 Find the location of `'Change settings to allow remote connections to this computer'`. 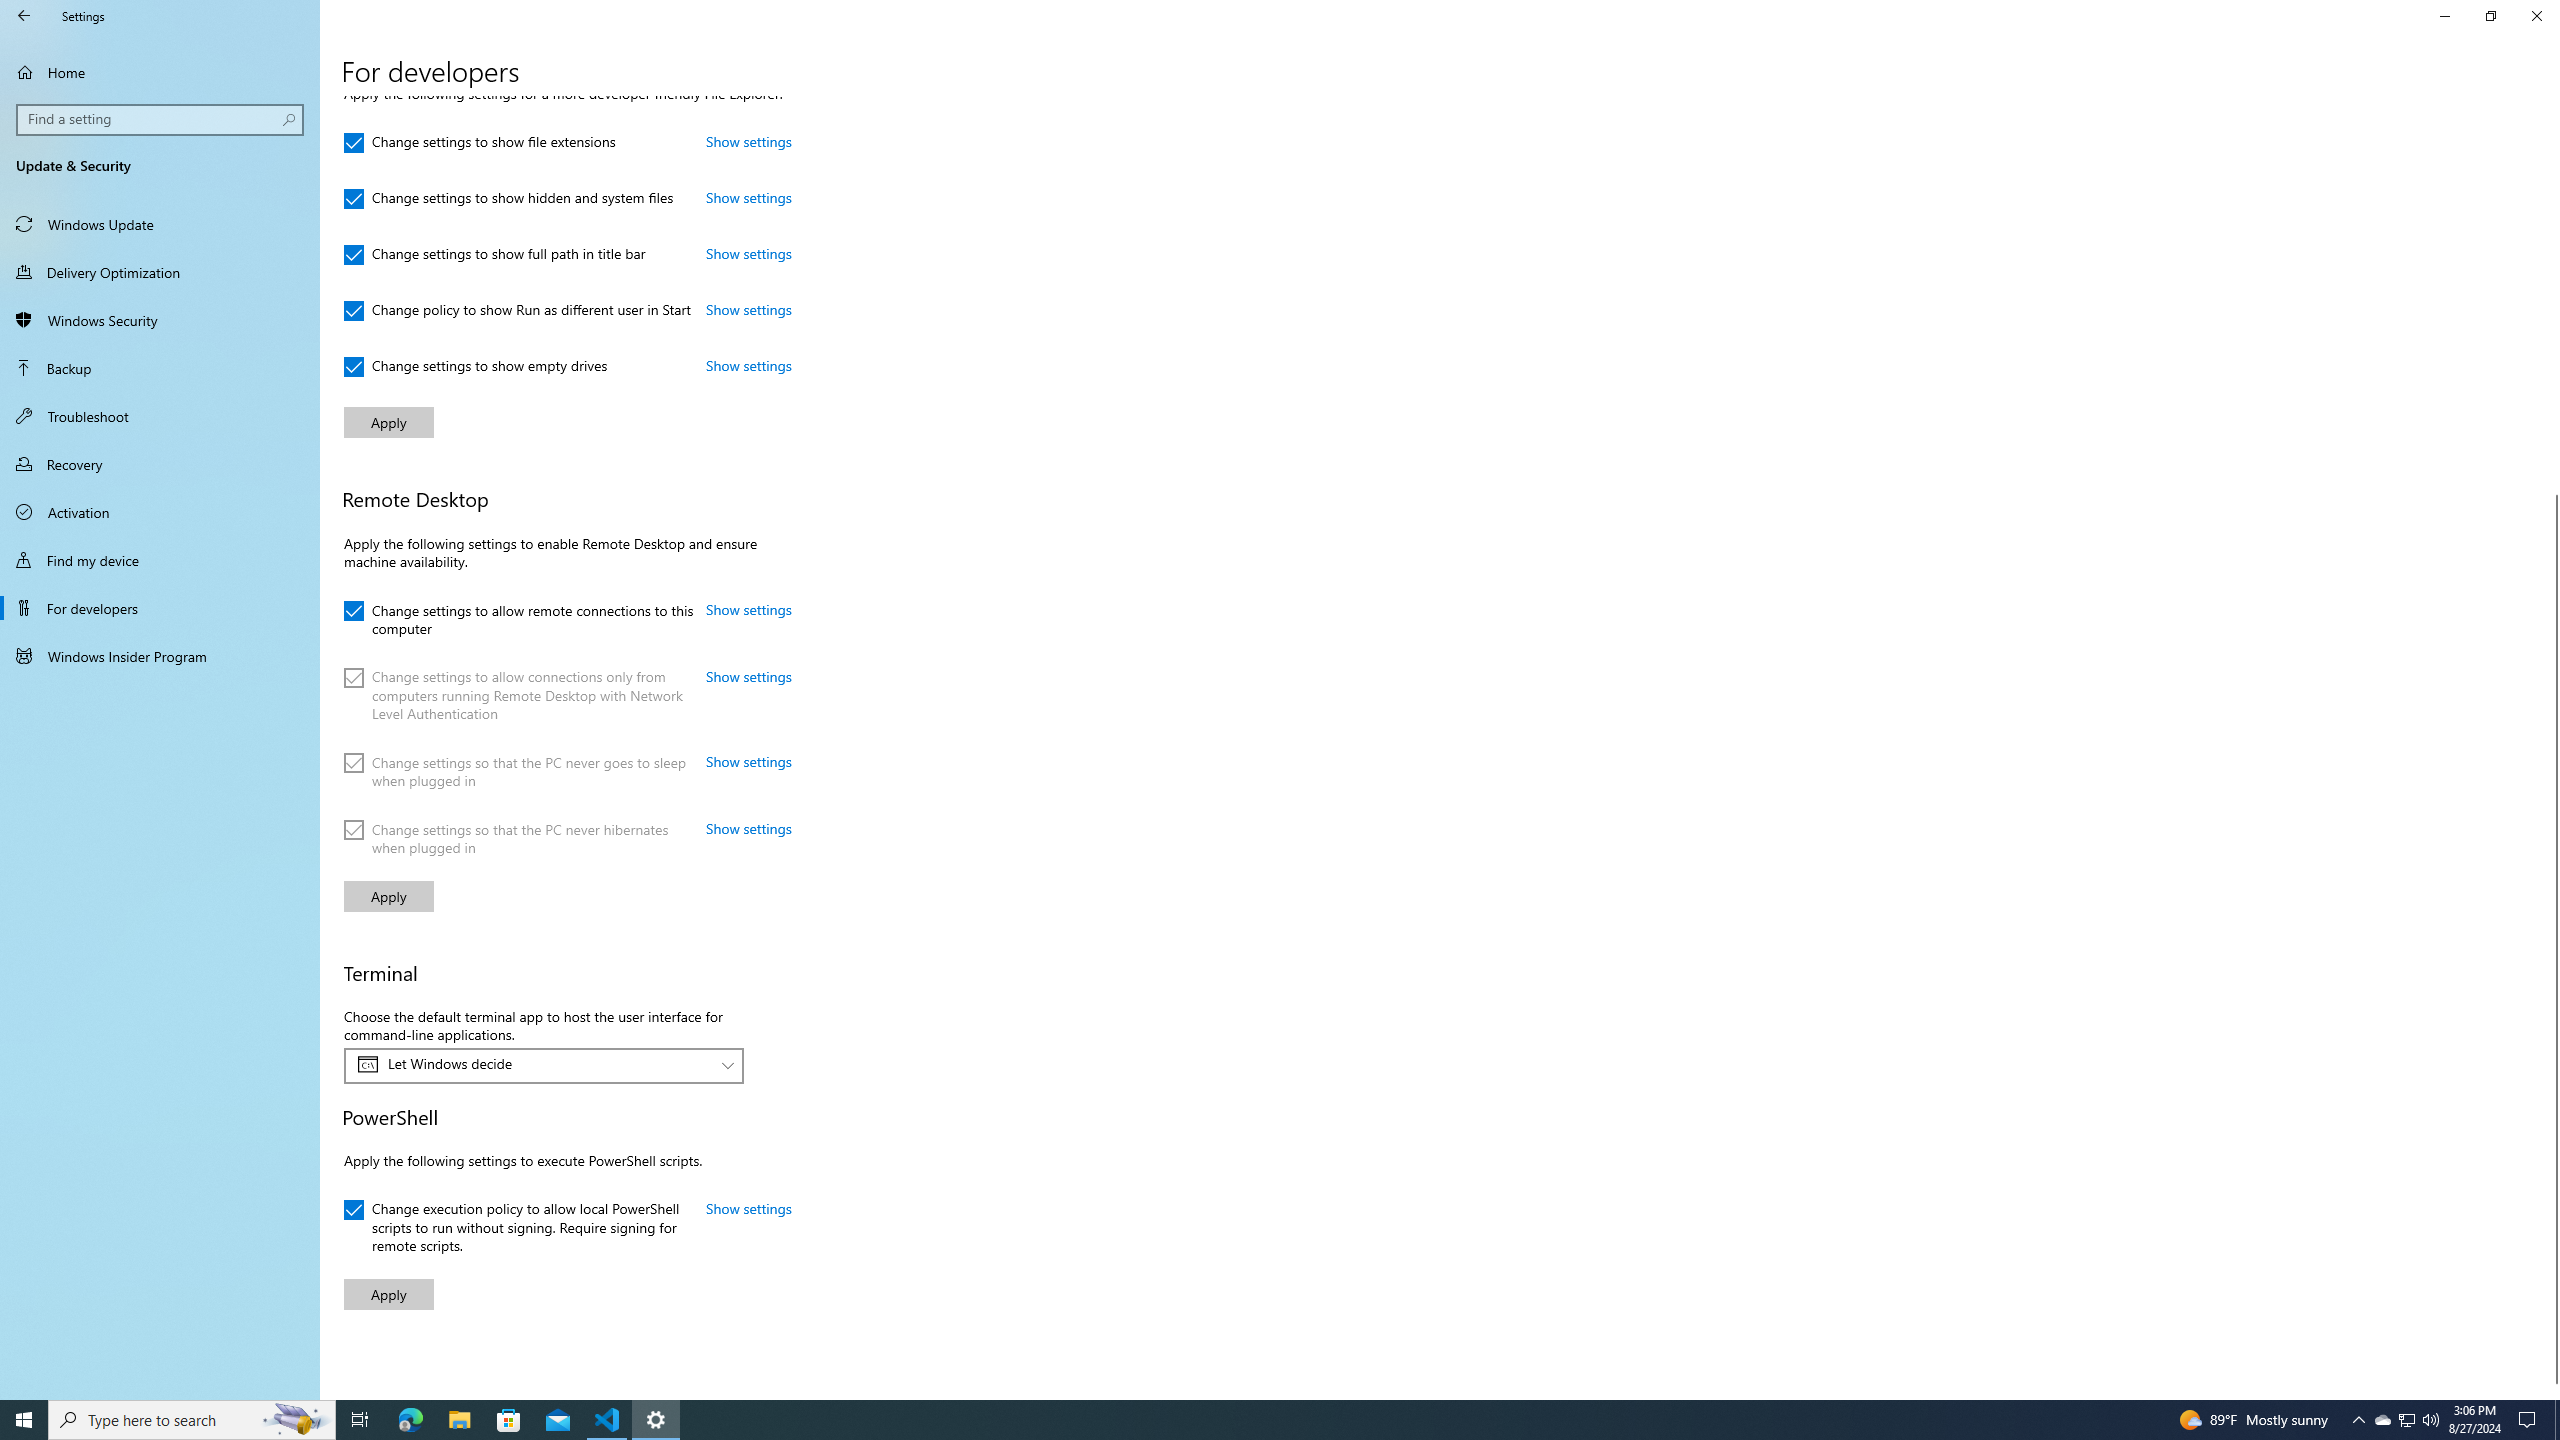

'Change settings to allow remote connections to this computer' is located at coordinates (517, 616).